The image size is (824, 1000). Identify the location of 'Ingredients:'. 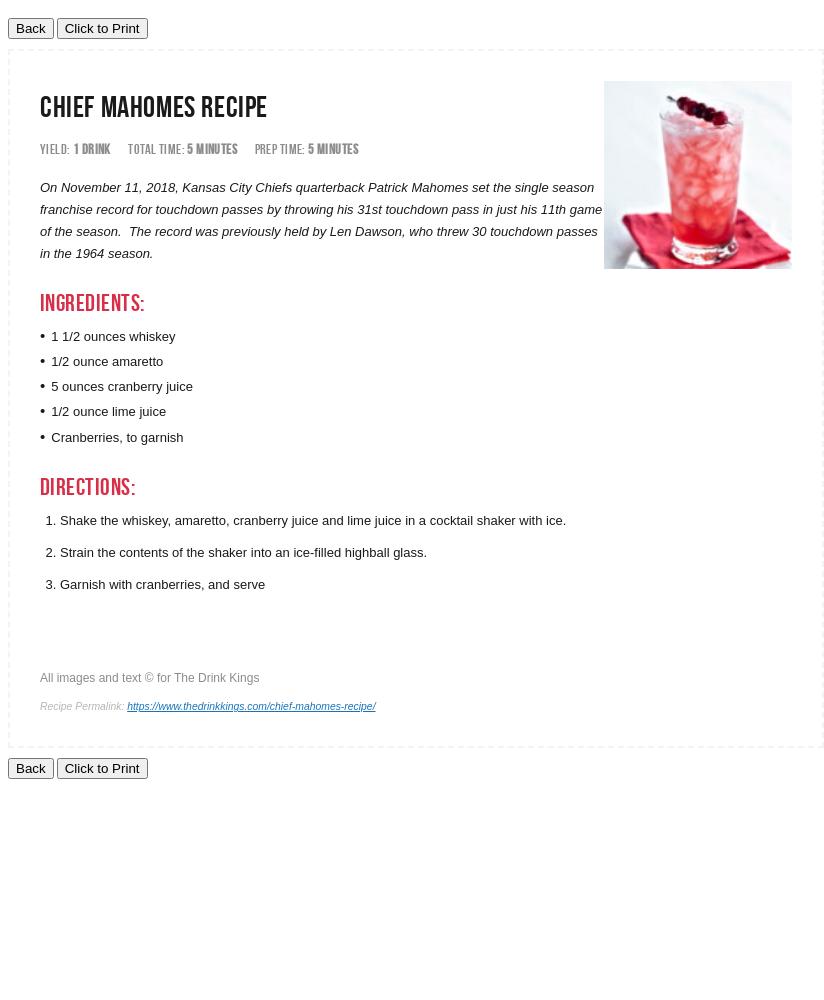
(91, 303).